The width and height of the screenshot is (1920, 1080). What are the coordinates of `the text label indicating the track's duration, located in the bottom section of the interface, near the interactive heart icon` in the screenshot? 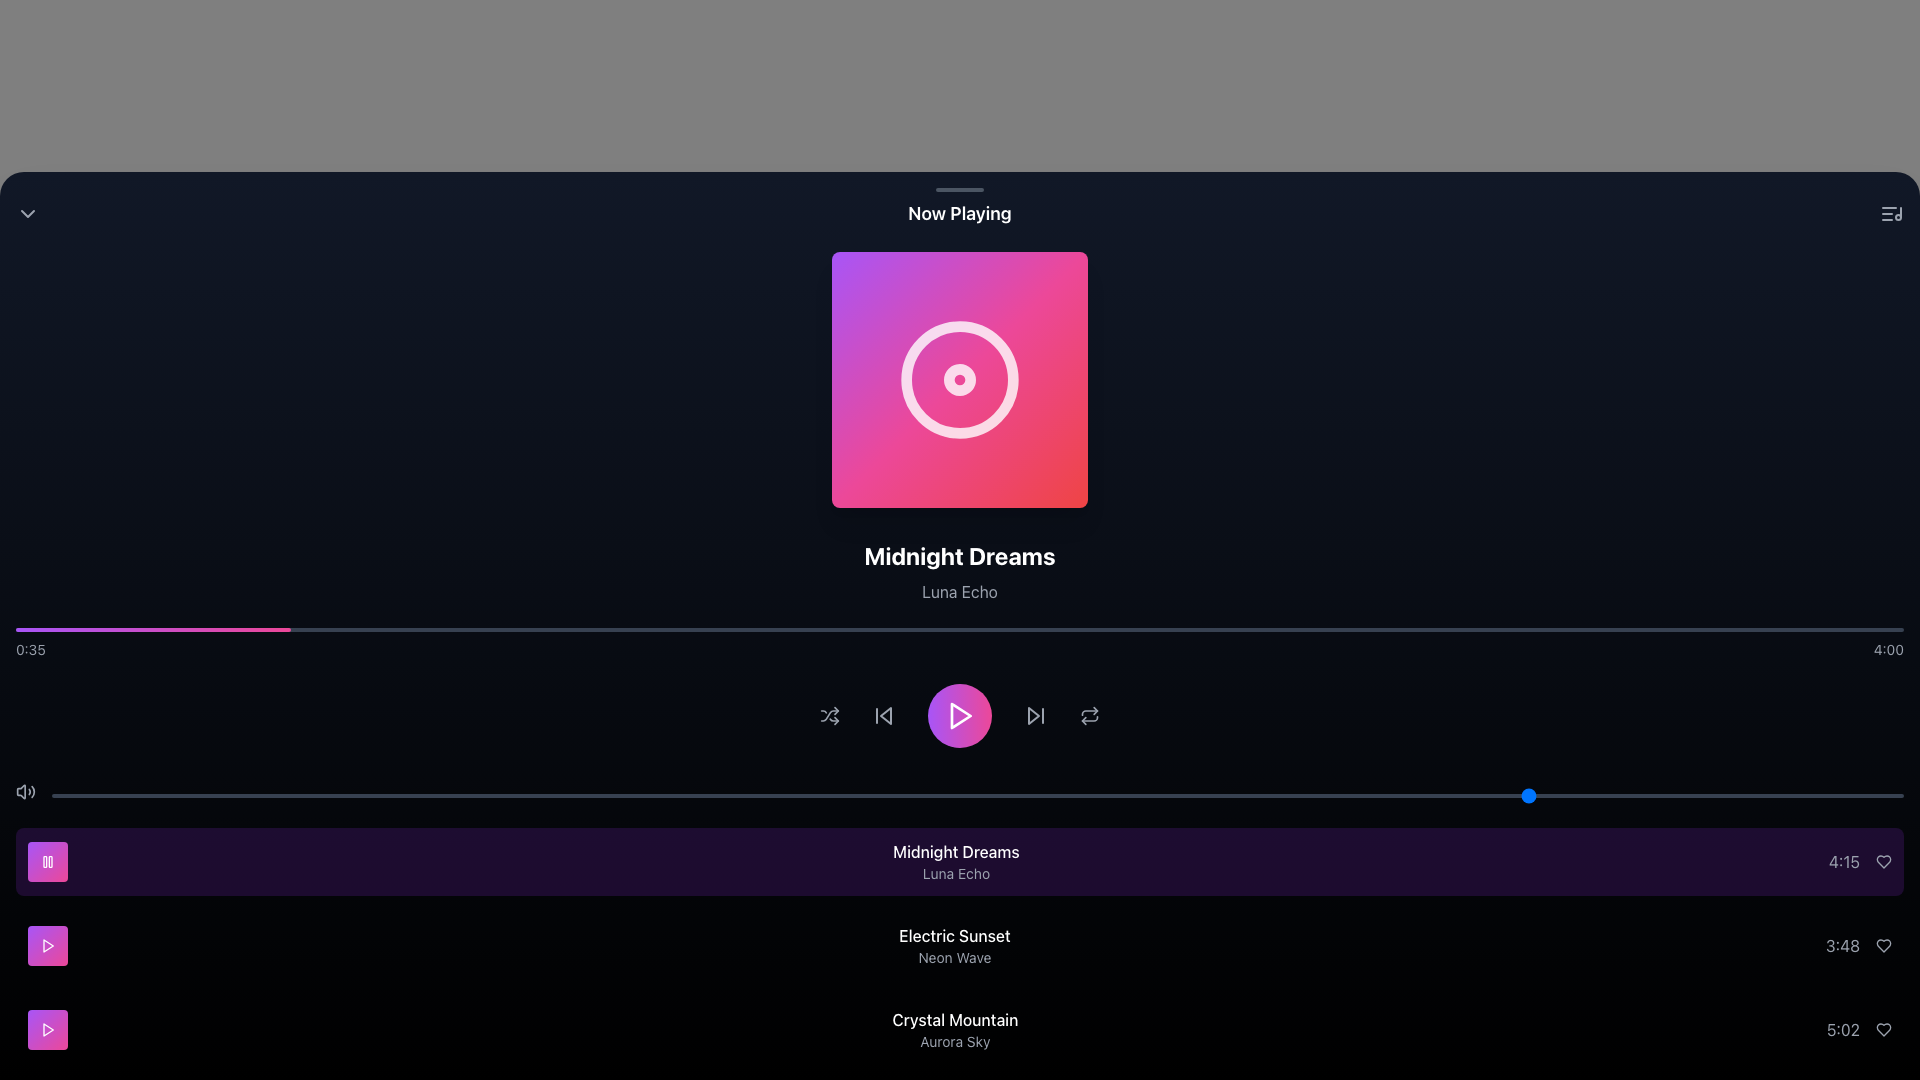 It's located at (1843, 860).